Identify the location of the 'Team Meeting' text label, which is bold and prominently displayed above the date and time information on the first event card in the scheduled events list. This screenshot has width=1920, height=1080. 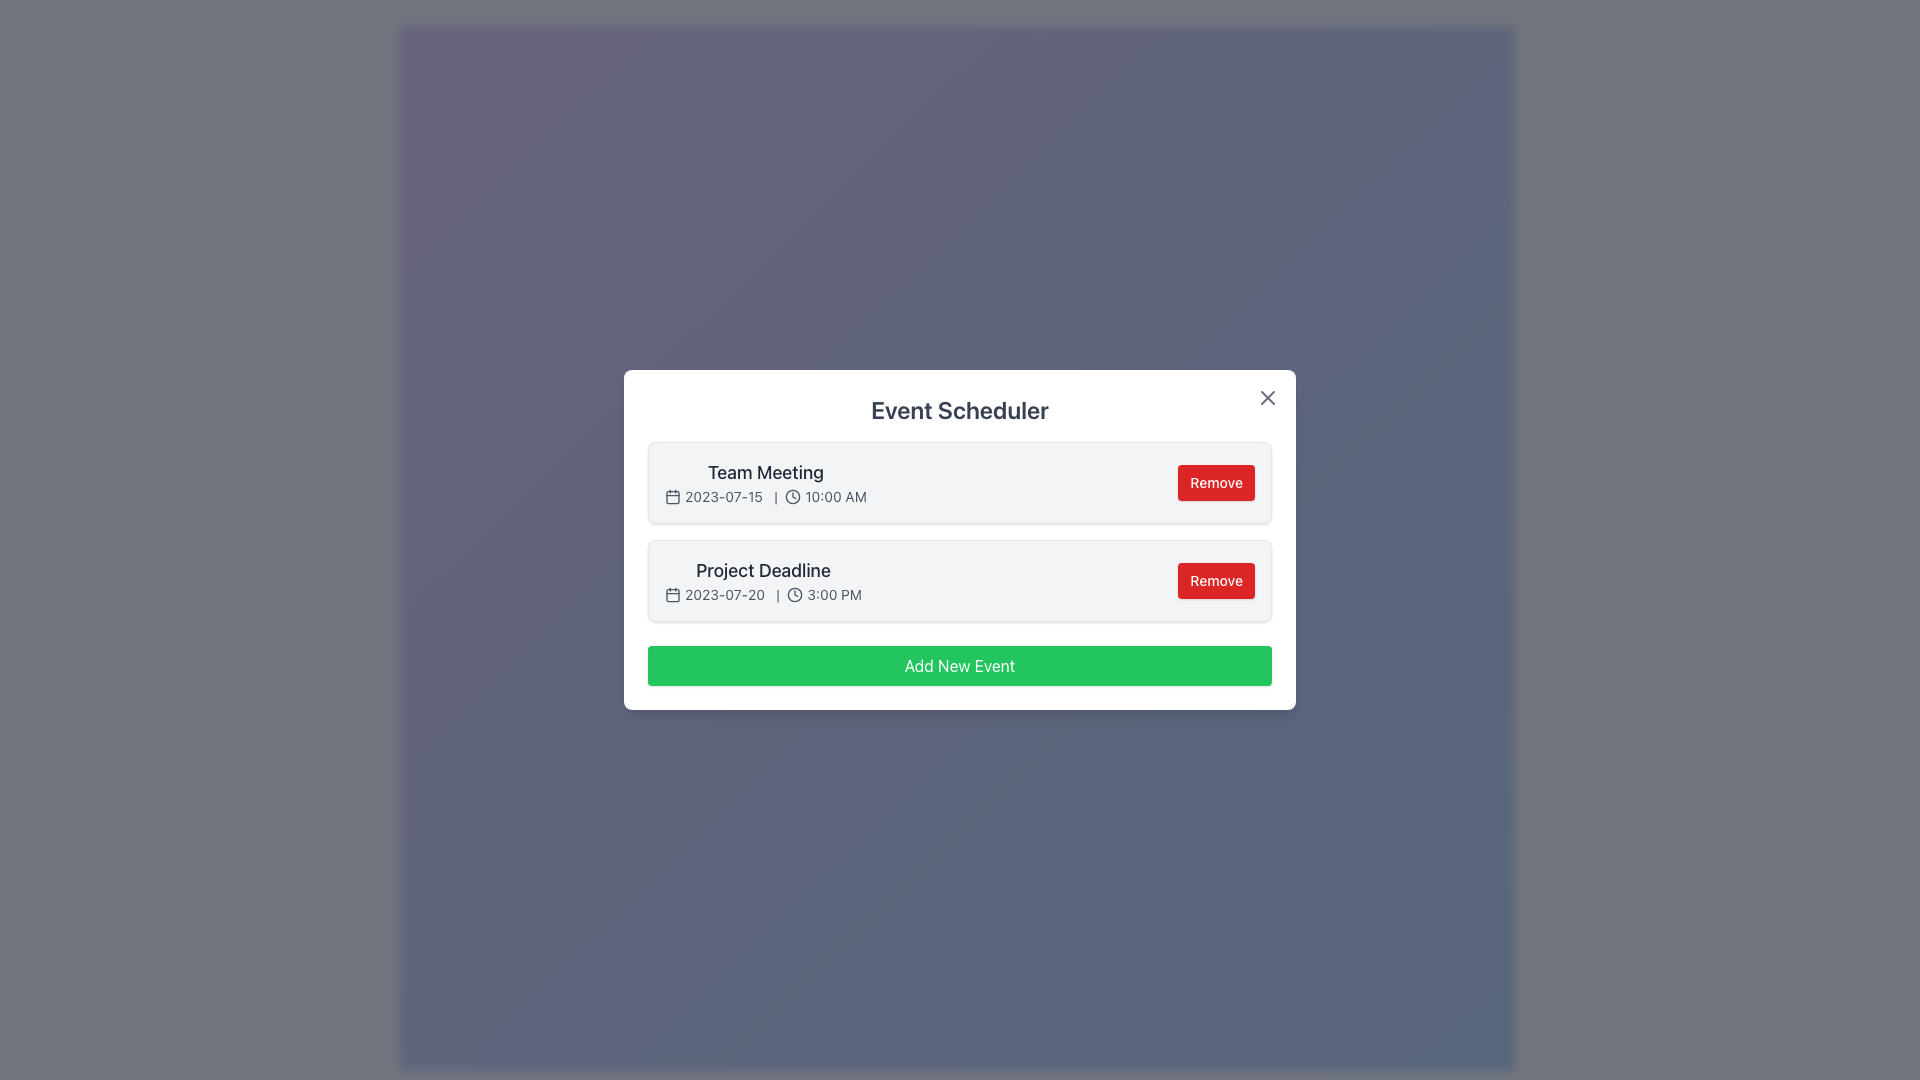
(764, 473).